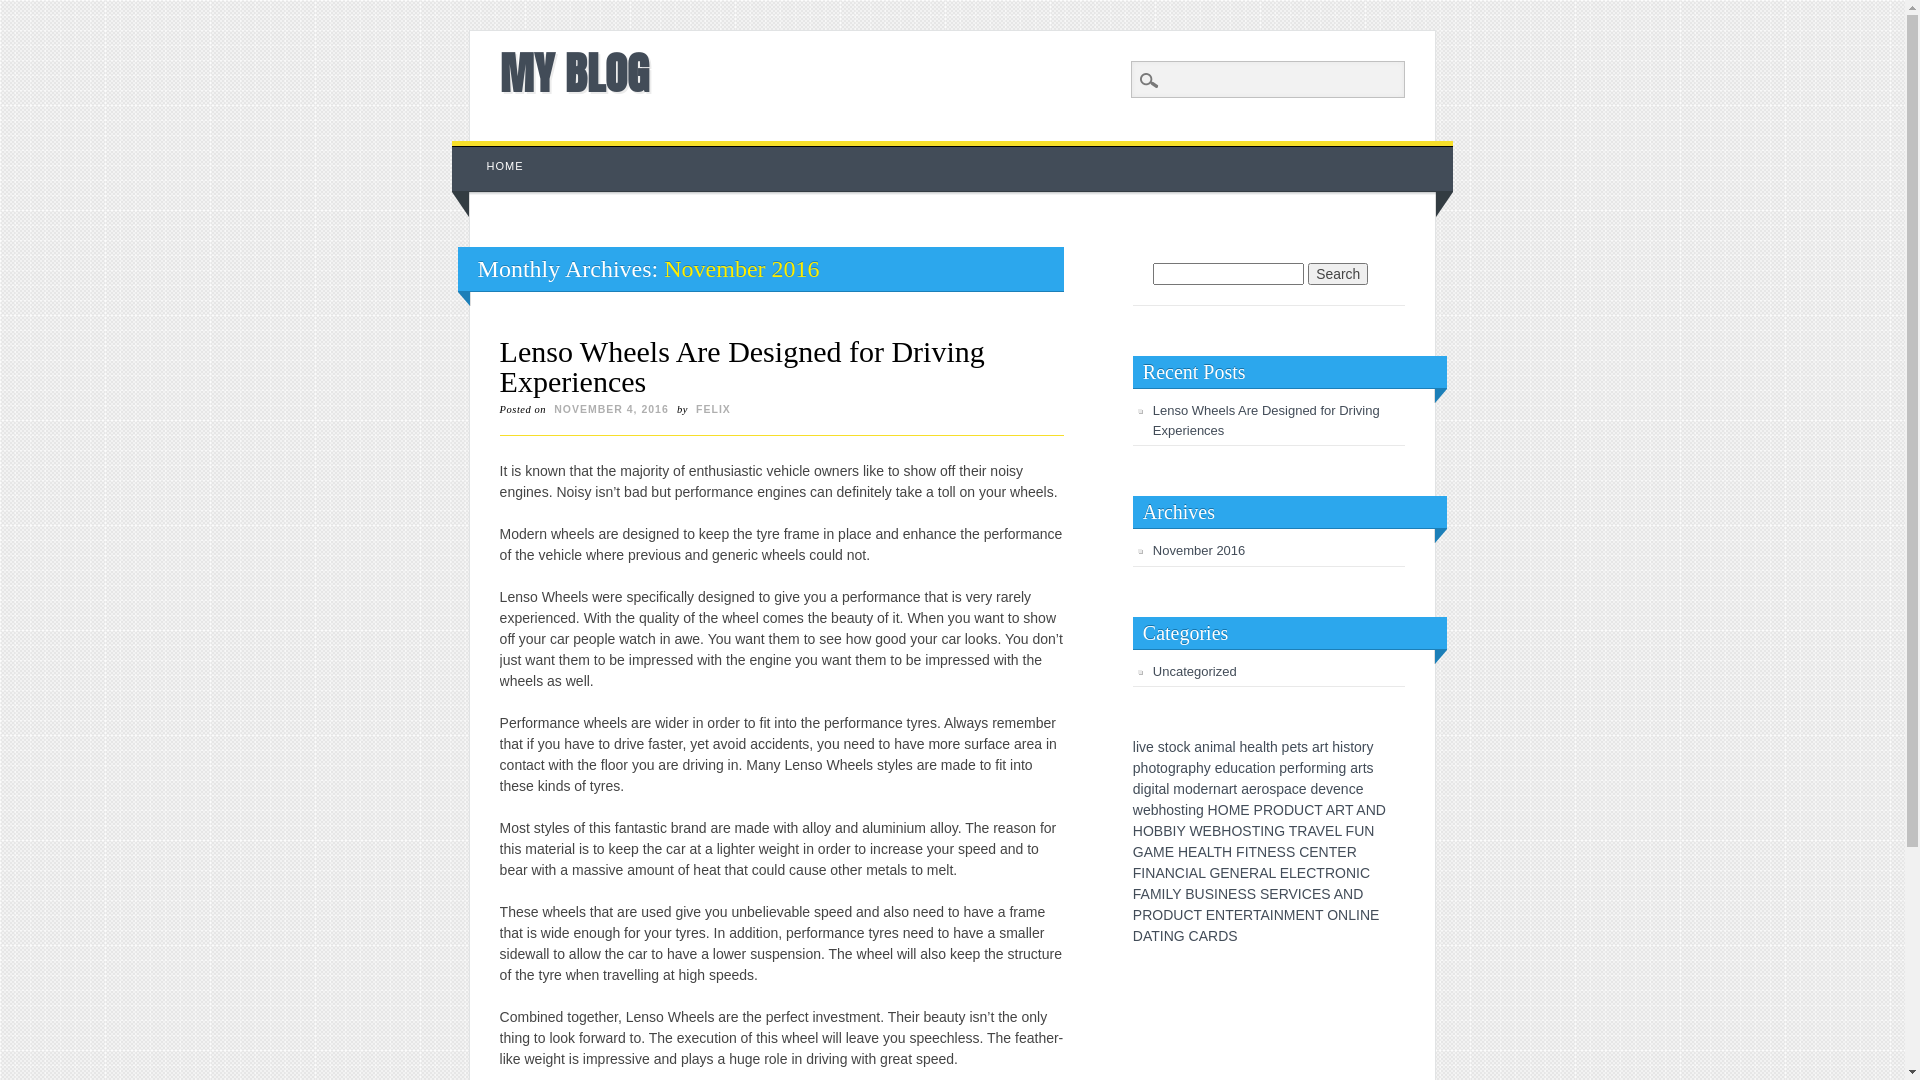 The height and width of the screenshot is (1080, 1920). I want to click on 'T', so click(1320, 871).